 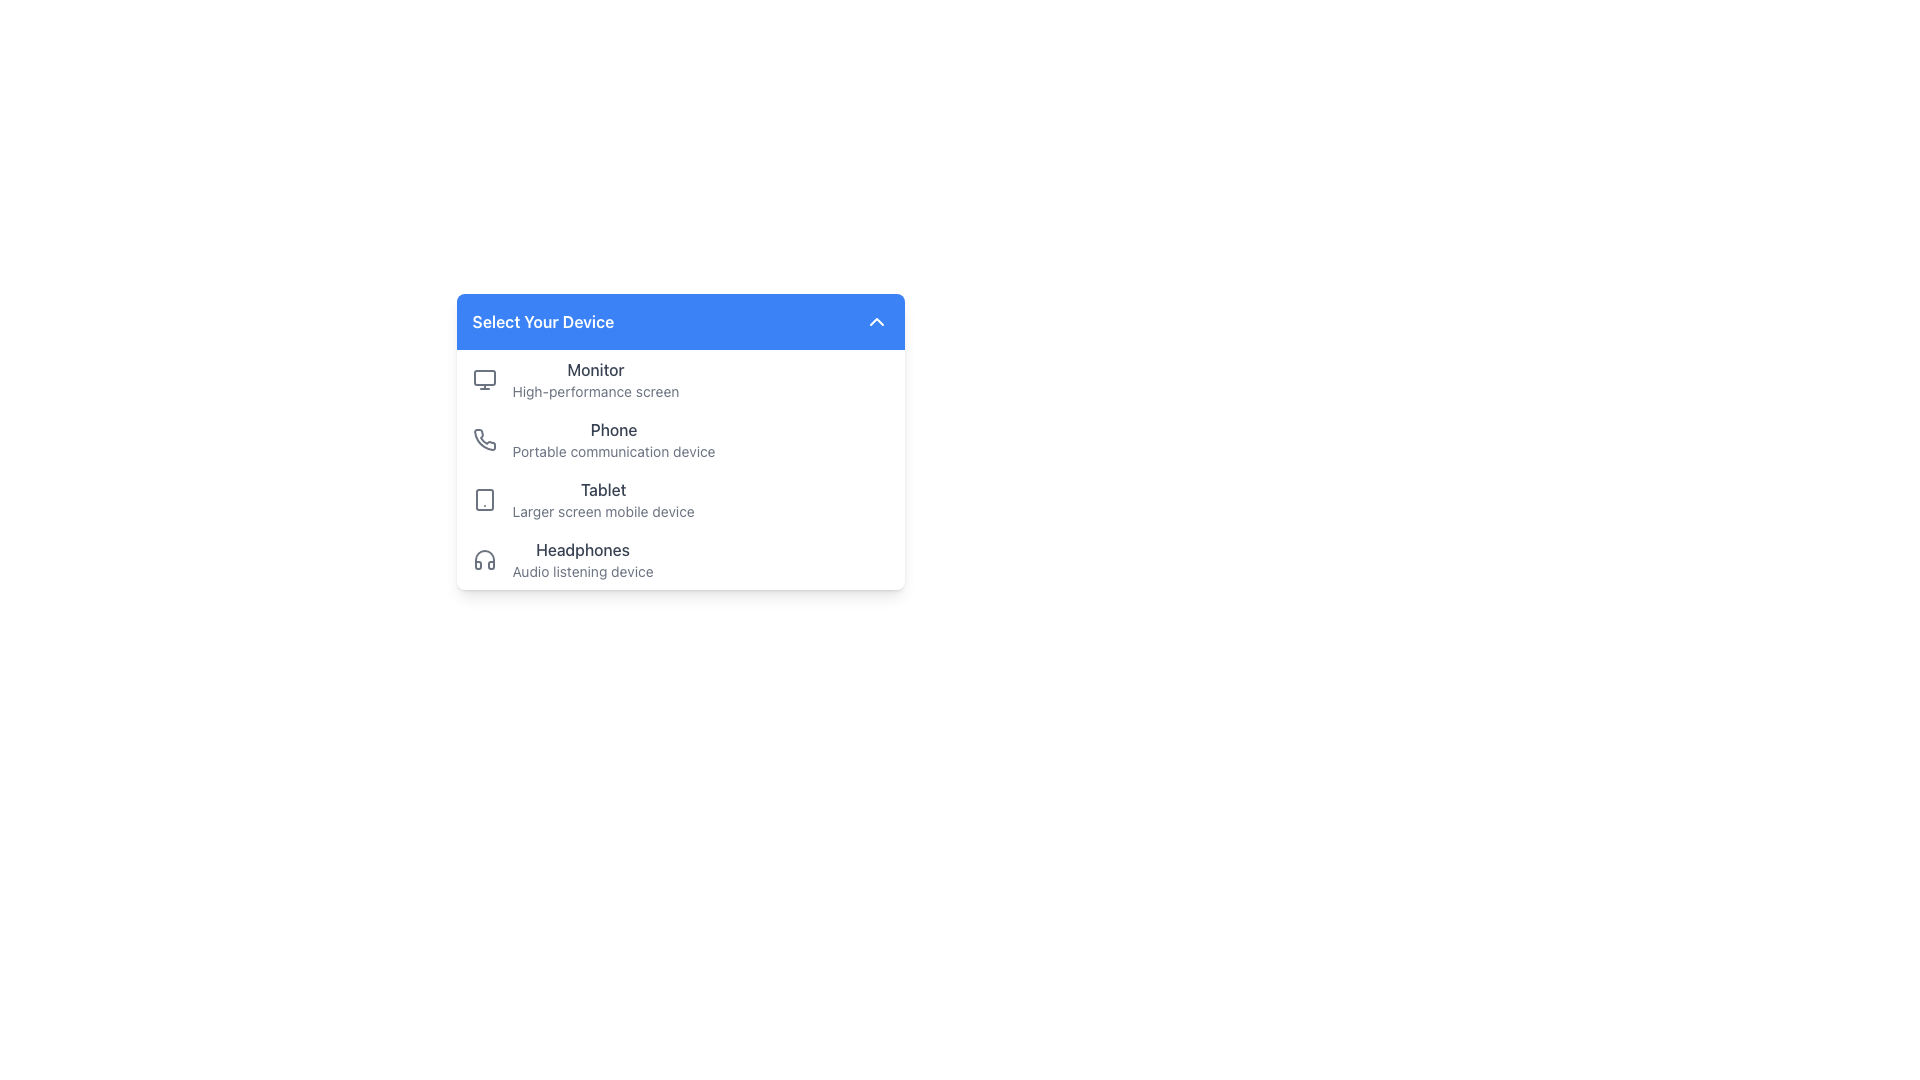 What do you see at coordinates (680, 441) in the screenshot?
I see `the 'Phone' list item, which features a gray text label and a telephone icon` at bounding box center [680, 441].